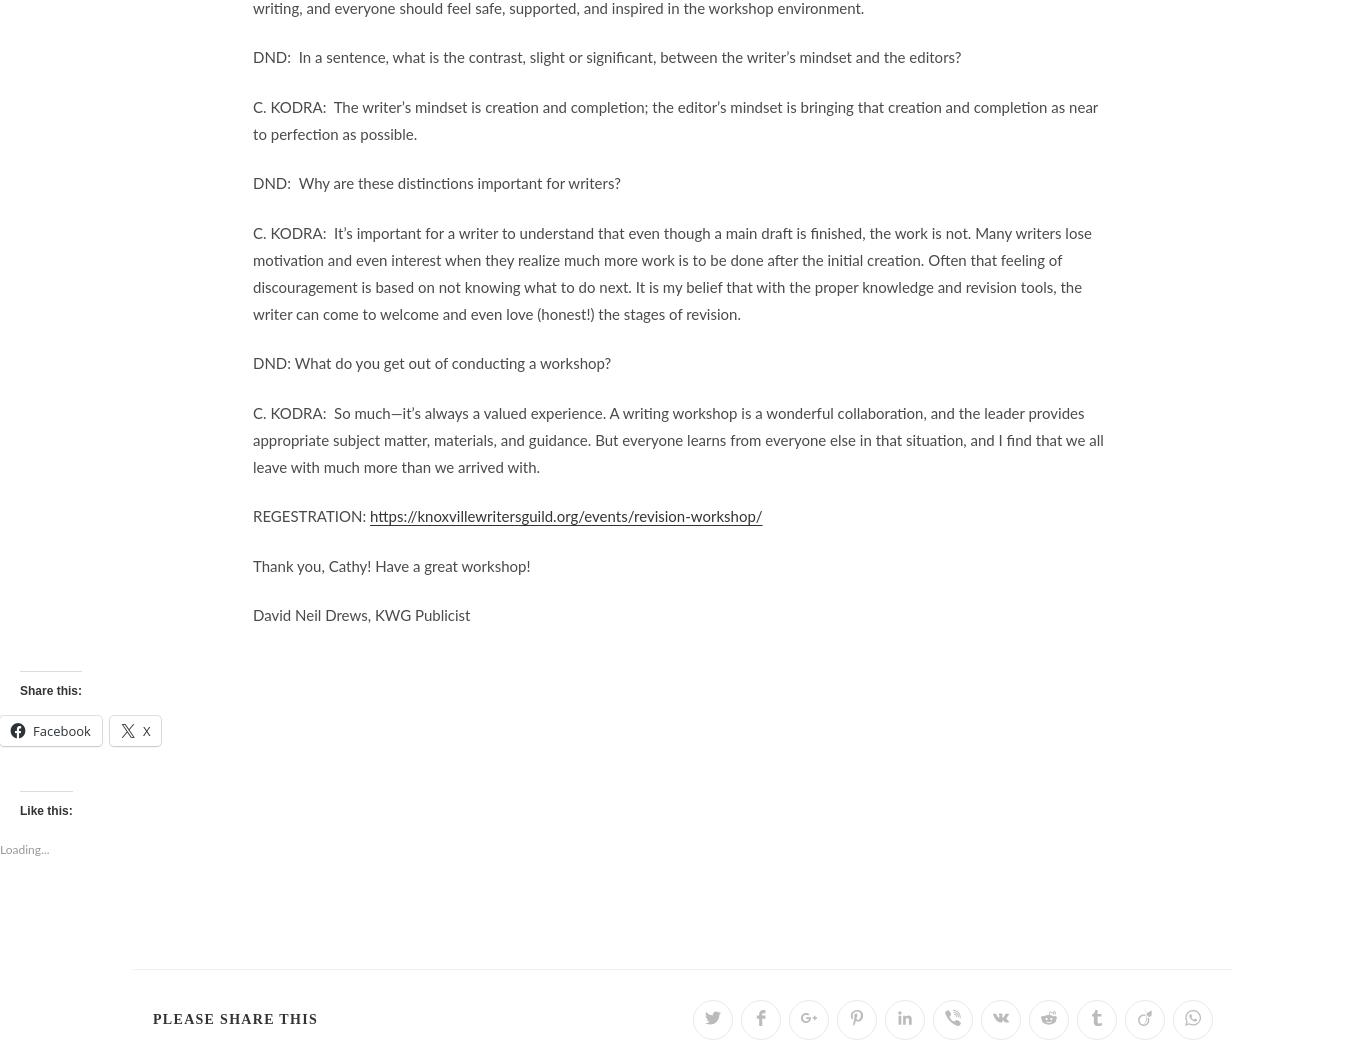  What do you see at coordinates (431, 364) in the screenshot?
I see `'DND: What do you get out of conducting a workshop?'` at bounding box center [431, 364].